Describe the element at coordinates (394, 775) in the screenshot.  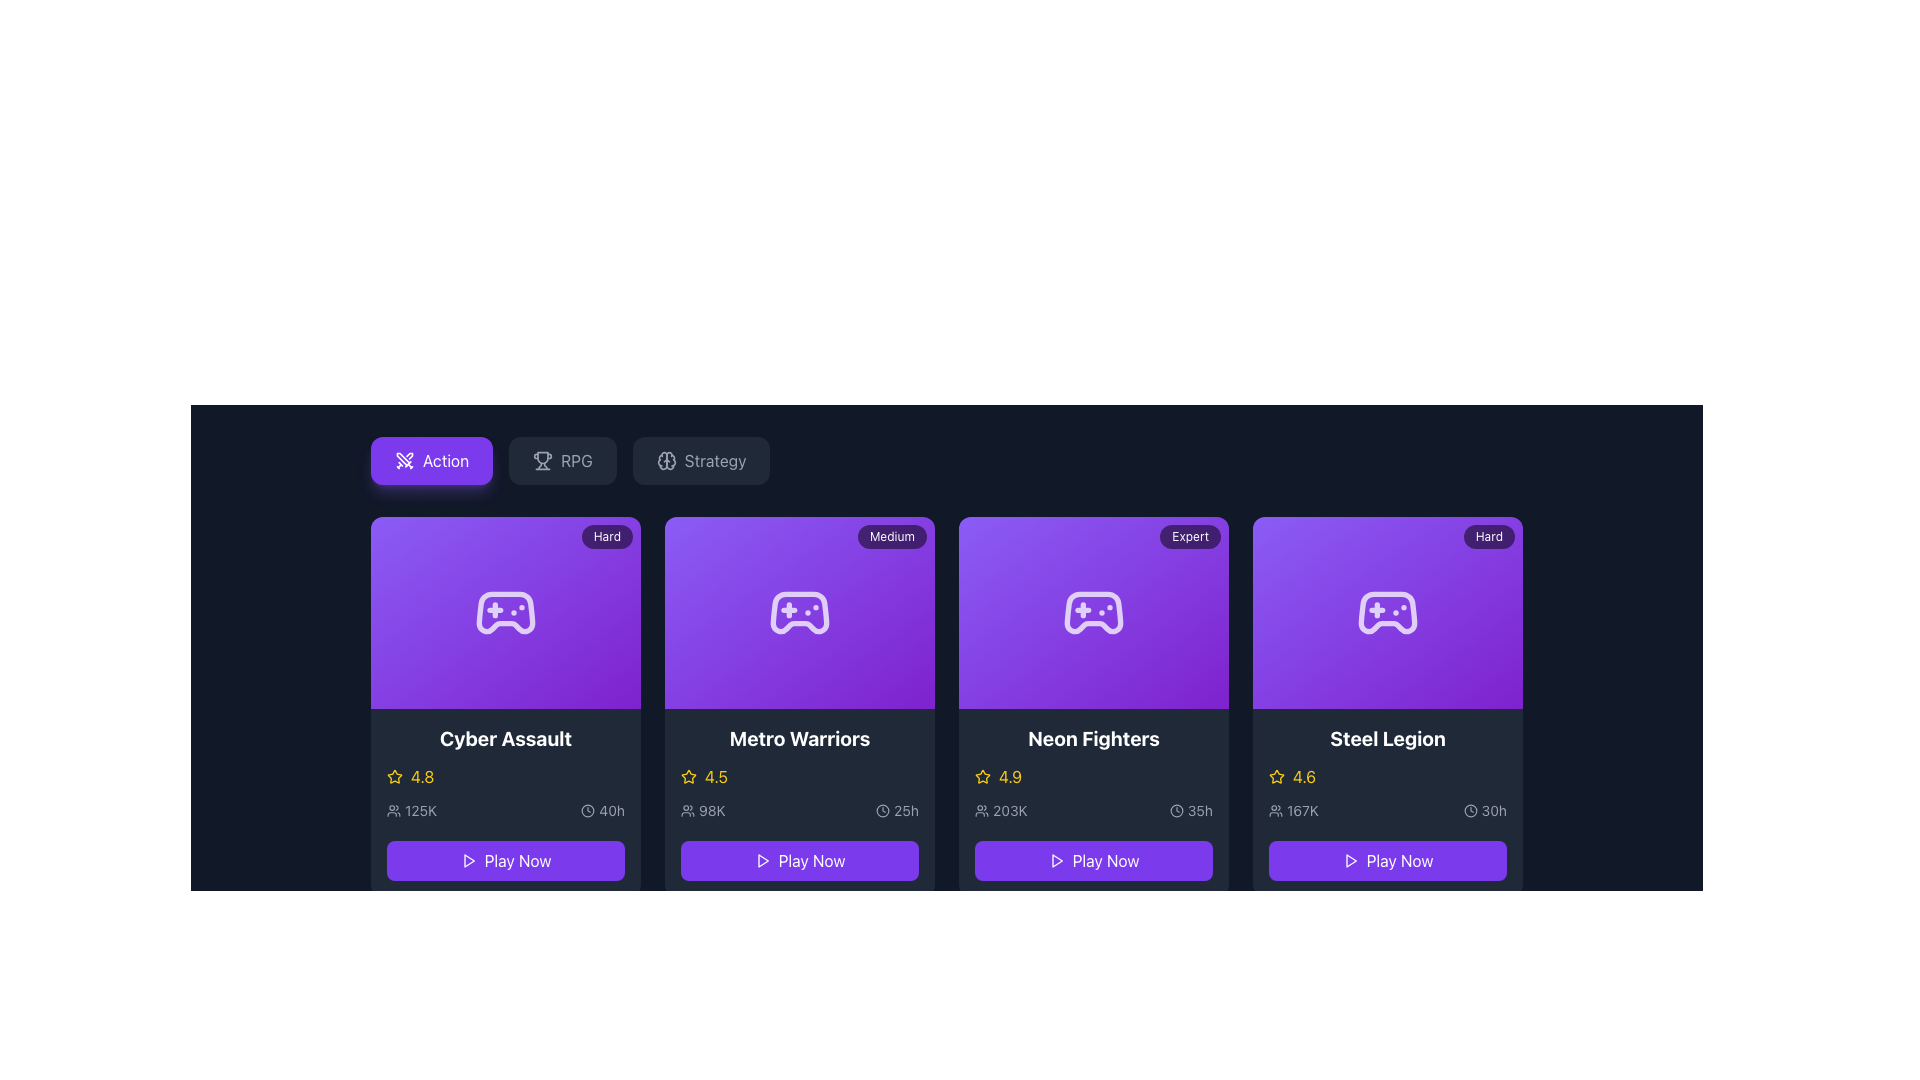
I see `the full star icon representing the high rating of 4.8 for 'Cyber Assault' to interact with the rating system` at that location.